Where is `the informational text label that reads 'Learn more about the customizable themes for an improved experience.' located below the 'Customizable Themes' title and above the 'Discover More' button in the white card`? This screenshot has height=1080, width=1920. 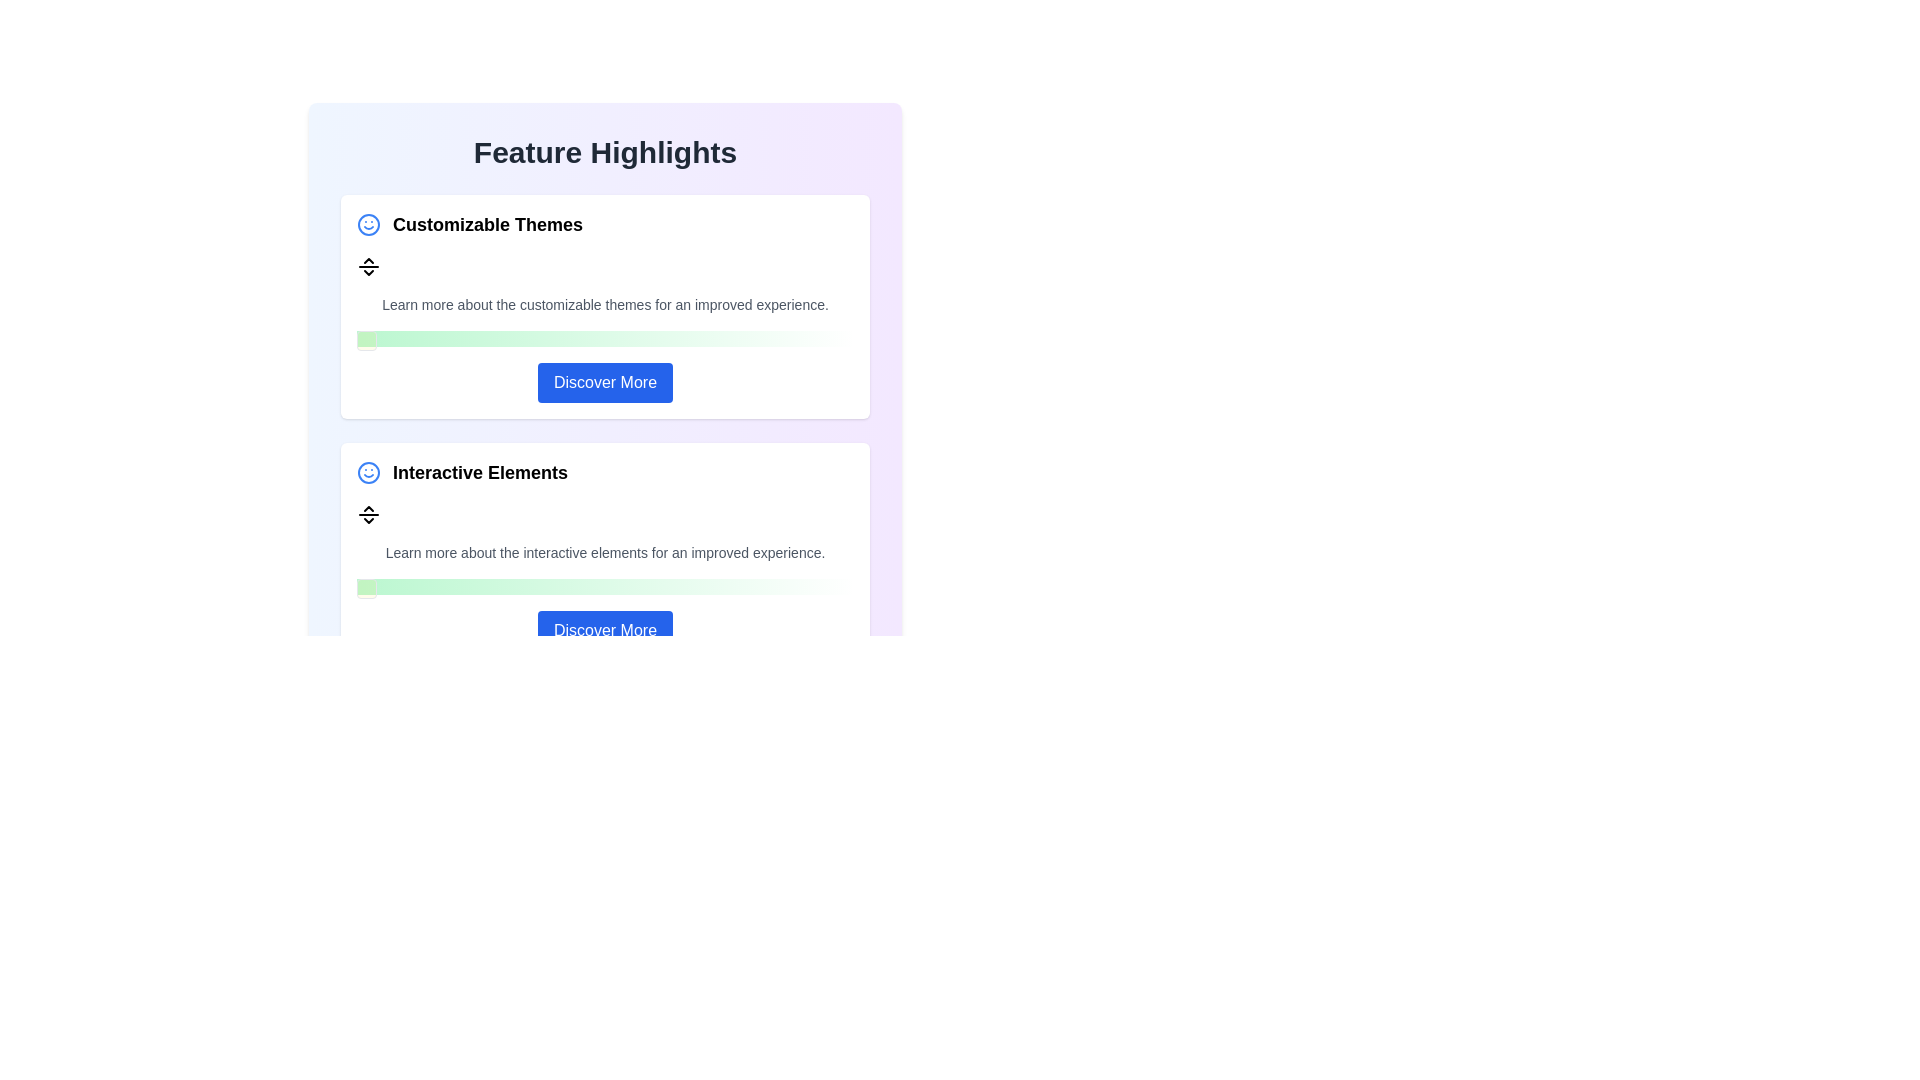
the informational text label that reads 'Learn more about the customizable themes for an improved experience.' located below the 'Customizable Themes' title and above the 'Discover More' button in the white card is located at coordinates (604, 304).